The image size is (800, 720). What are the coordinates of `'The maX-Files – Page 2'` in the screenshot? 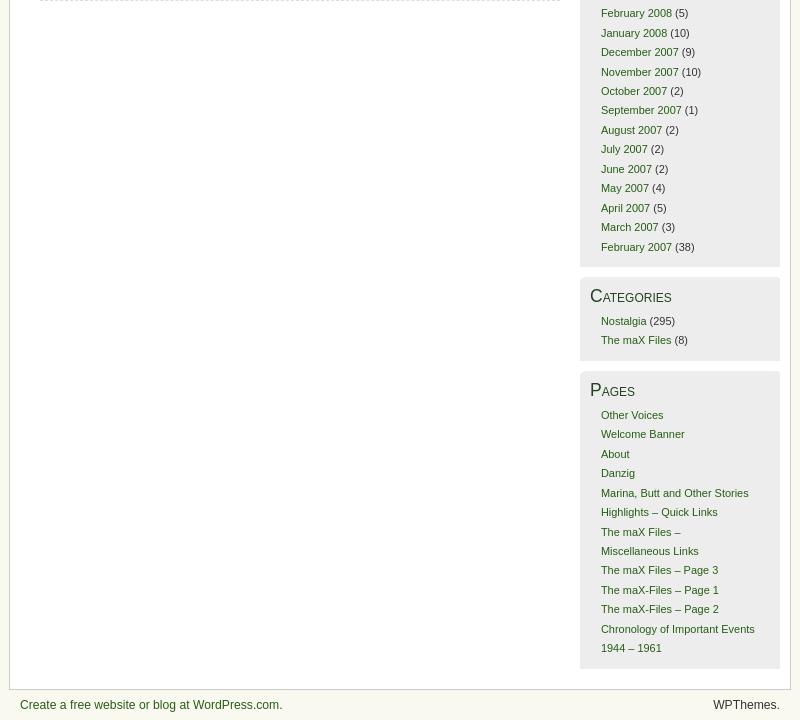 It's located at (657, 607).